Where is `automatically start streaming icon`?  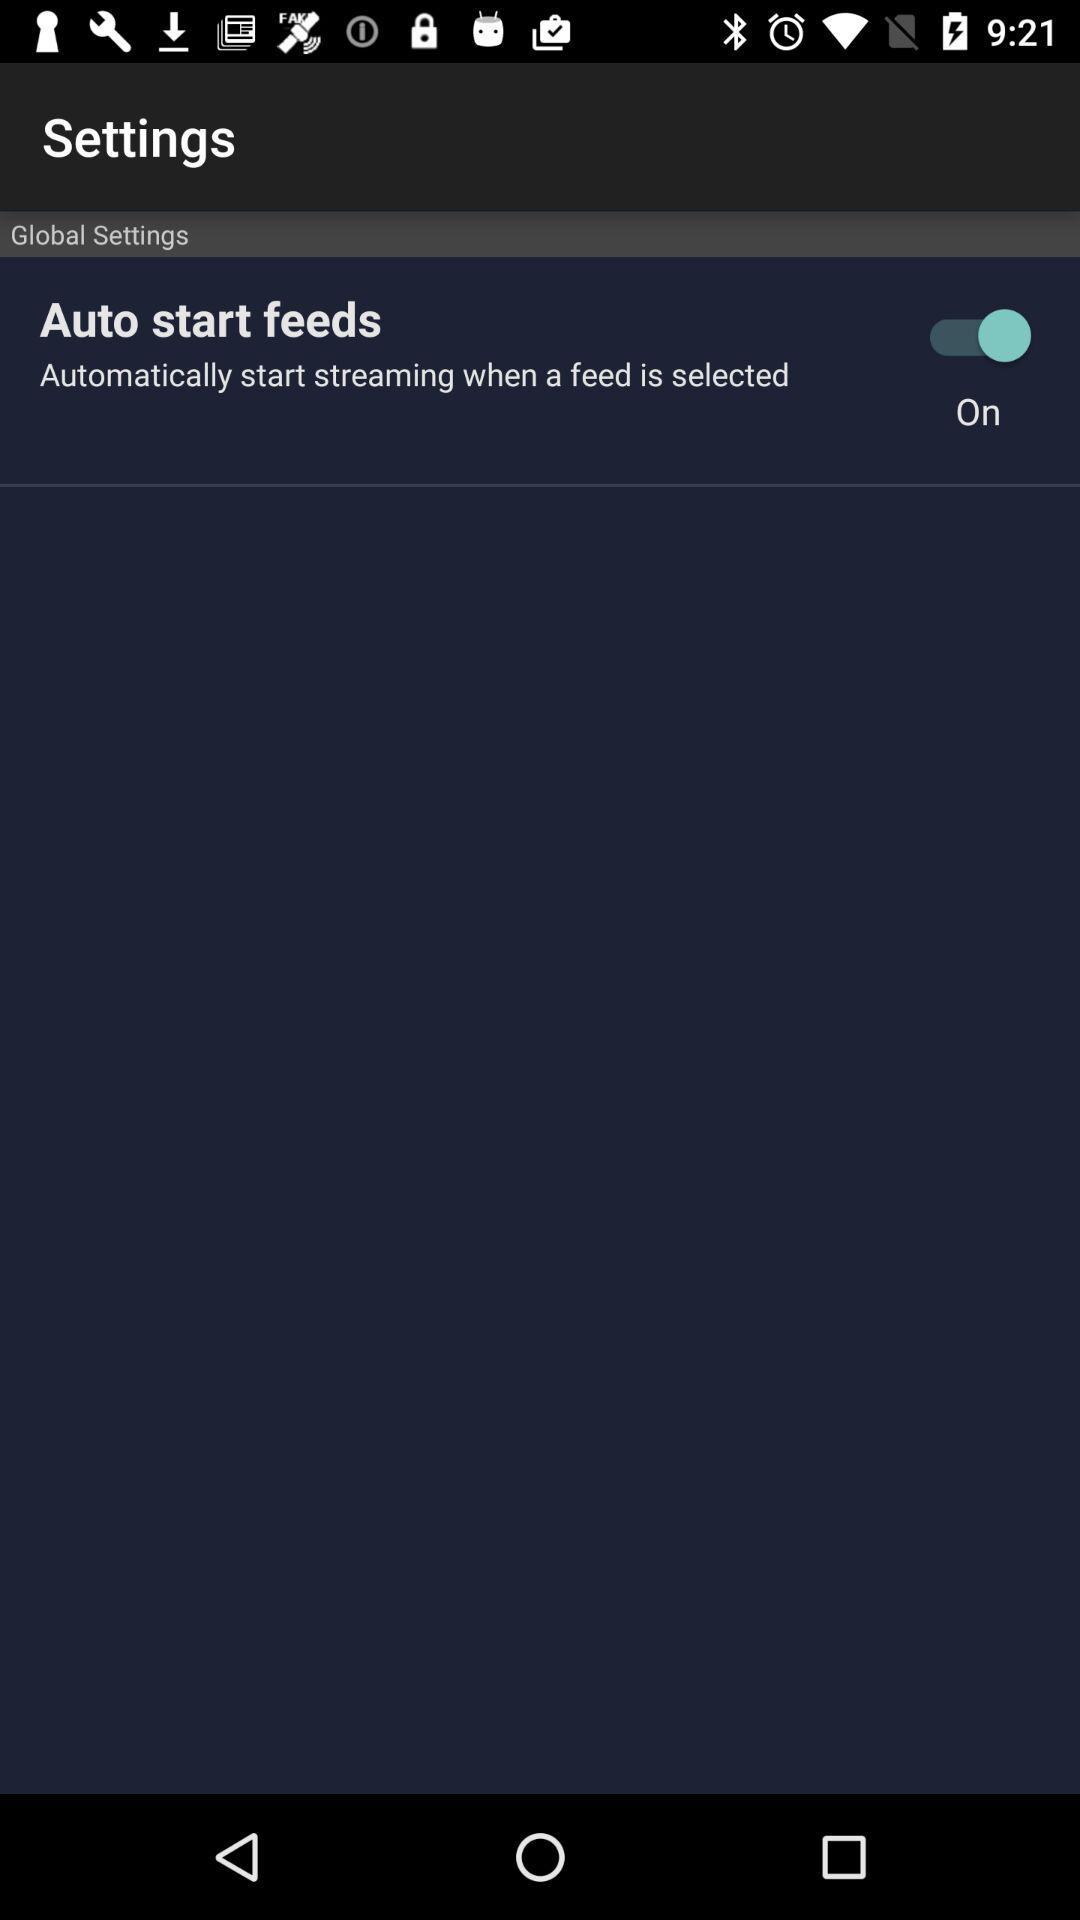
automatically start streaming icon is located at coordinates (471, 373).